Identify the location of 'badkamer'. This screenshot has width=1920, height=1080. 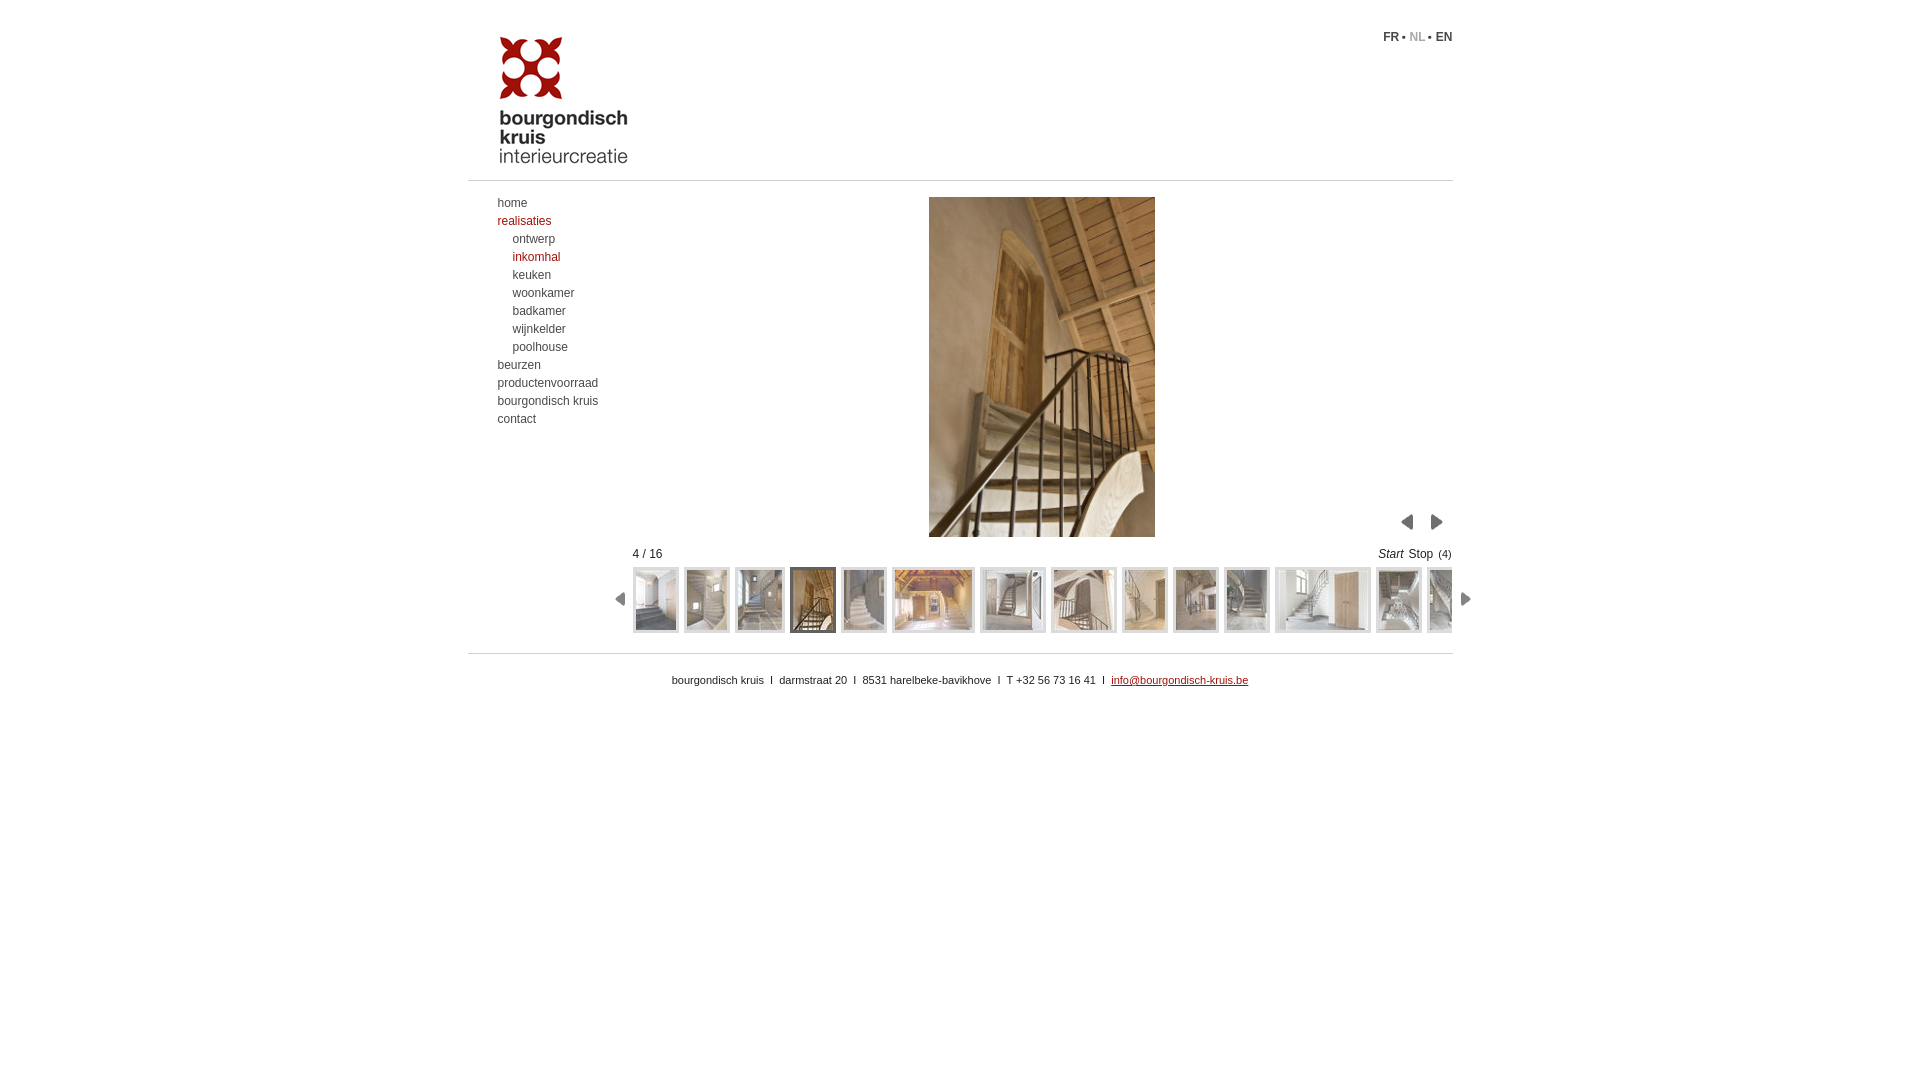
(542, 311).